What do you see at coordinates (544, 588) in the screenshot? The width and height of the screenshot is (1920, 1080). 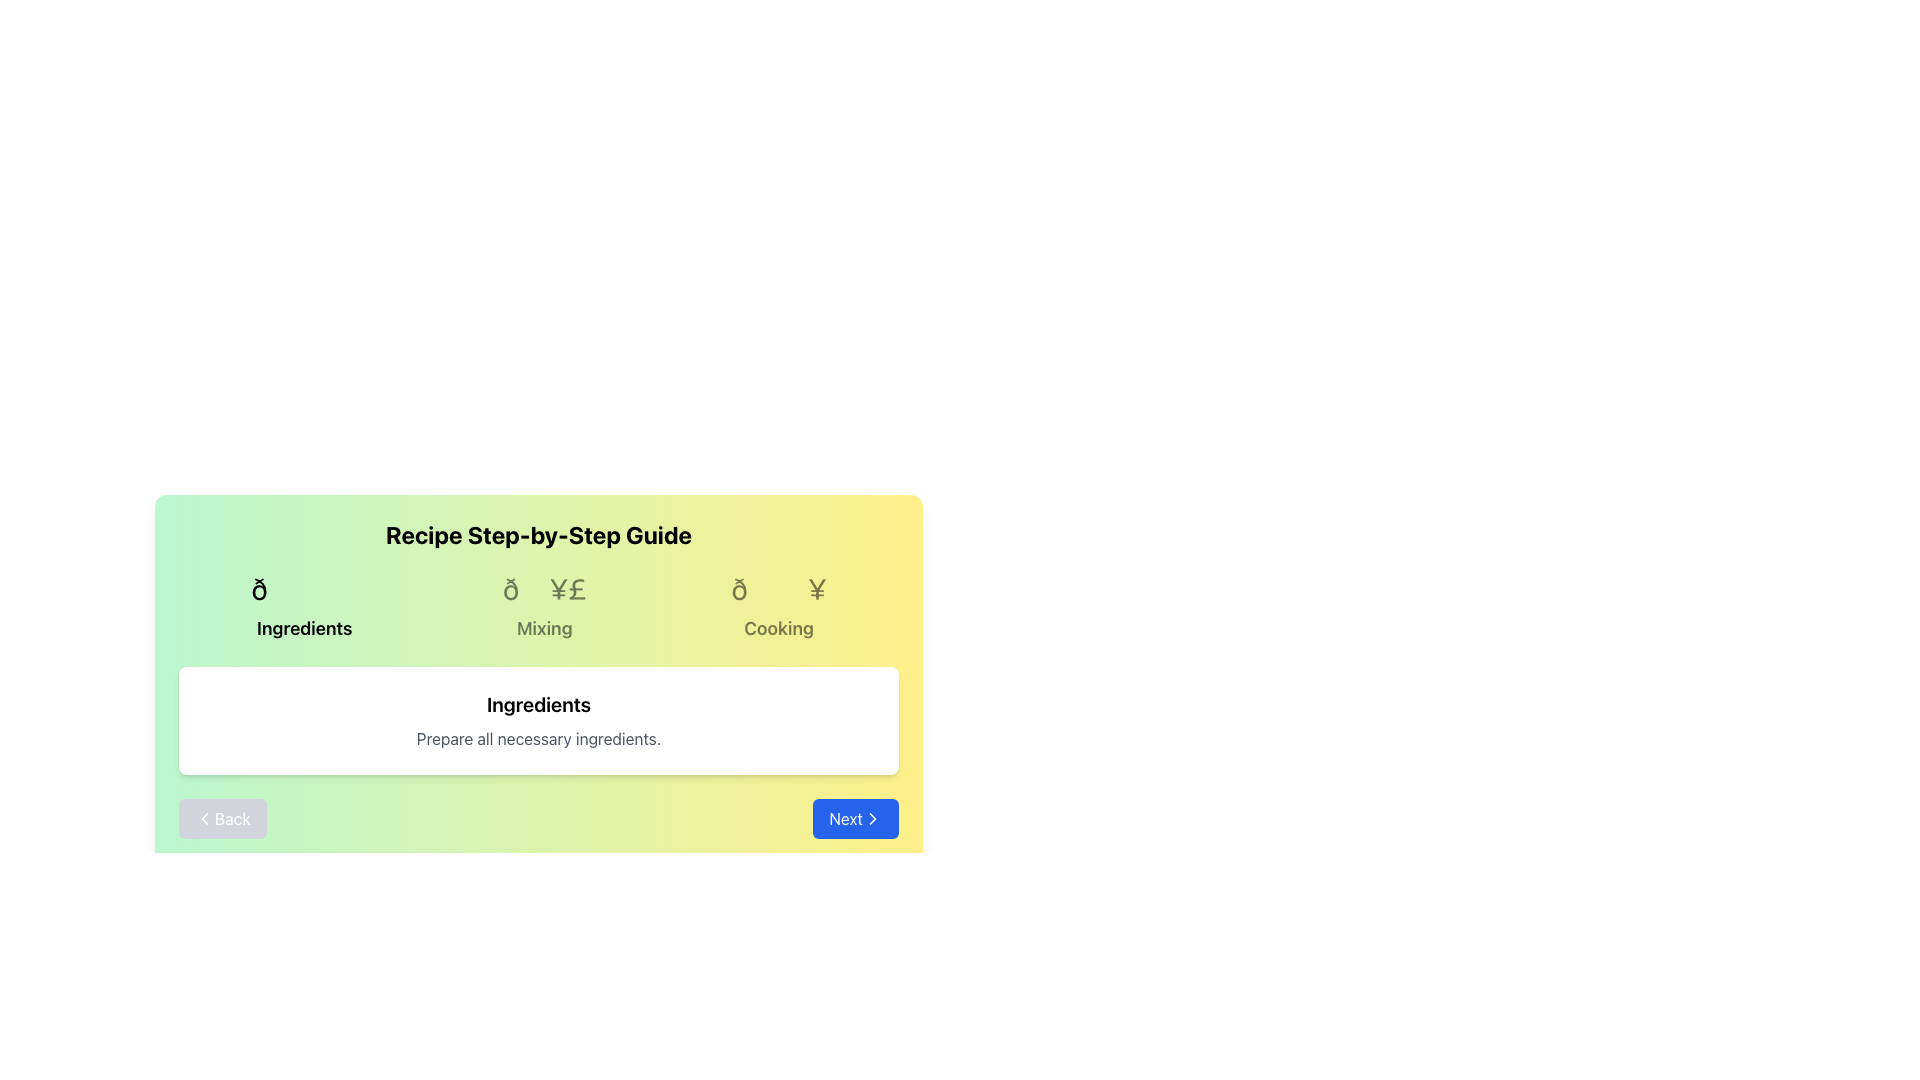 I see `the decorative emoji-like icon representing the 'Mixing' step in the guide, which is centrally located above the text label 'Mixing'` at bounding box center [544, 588].